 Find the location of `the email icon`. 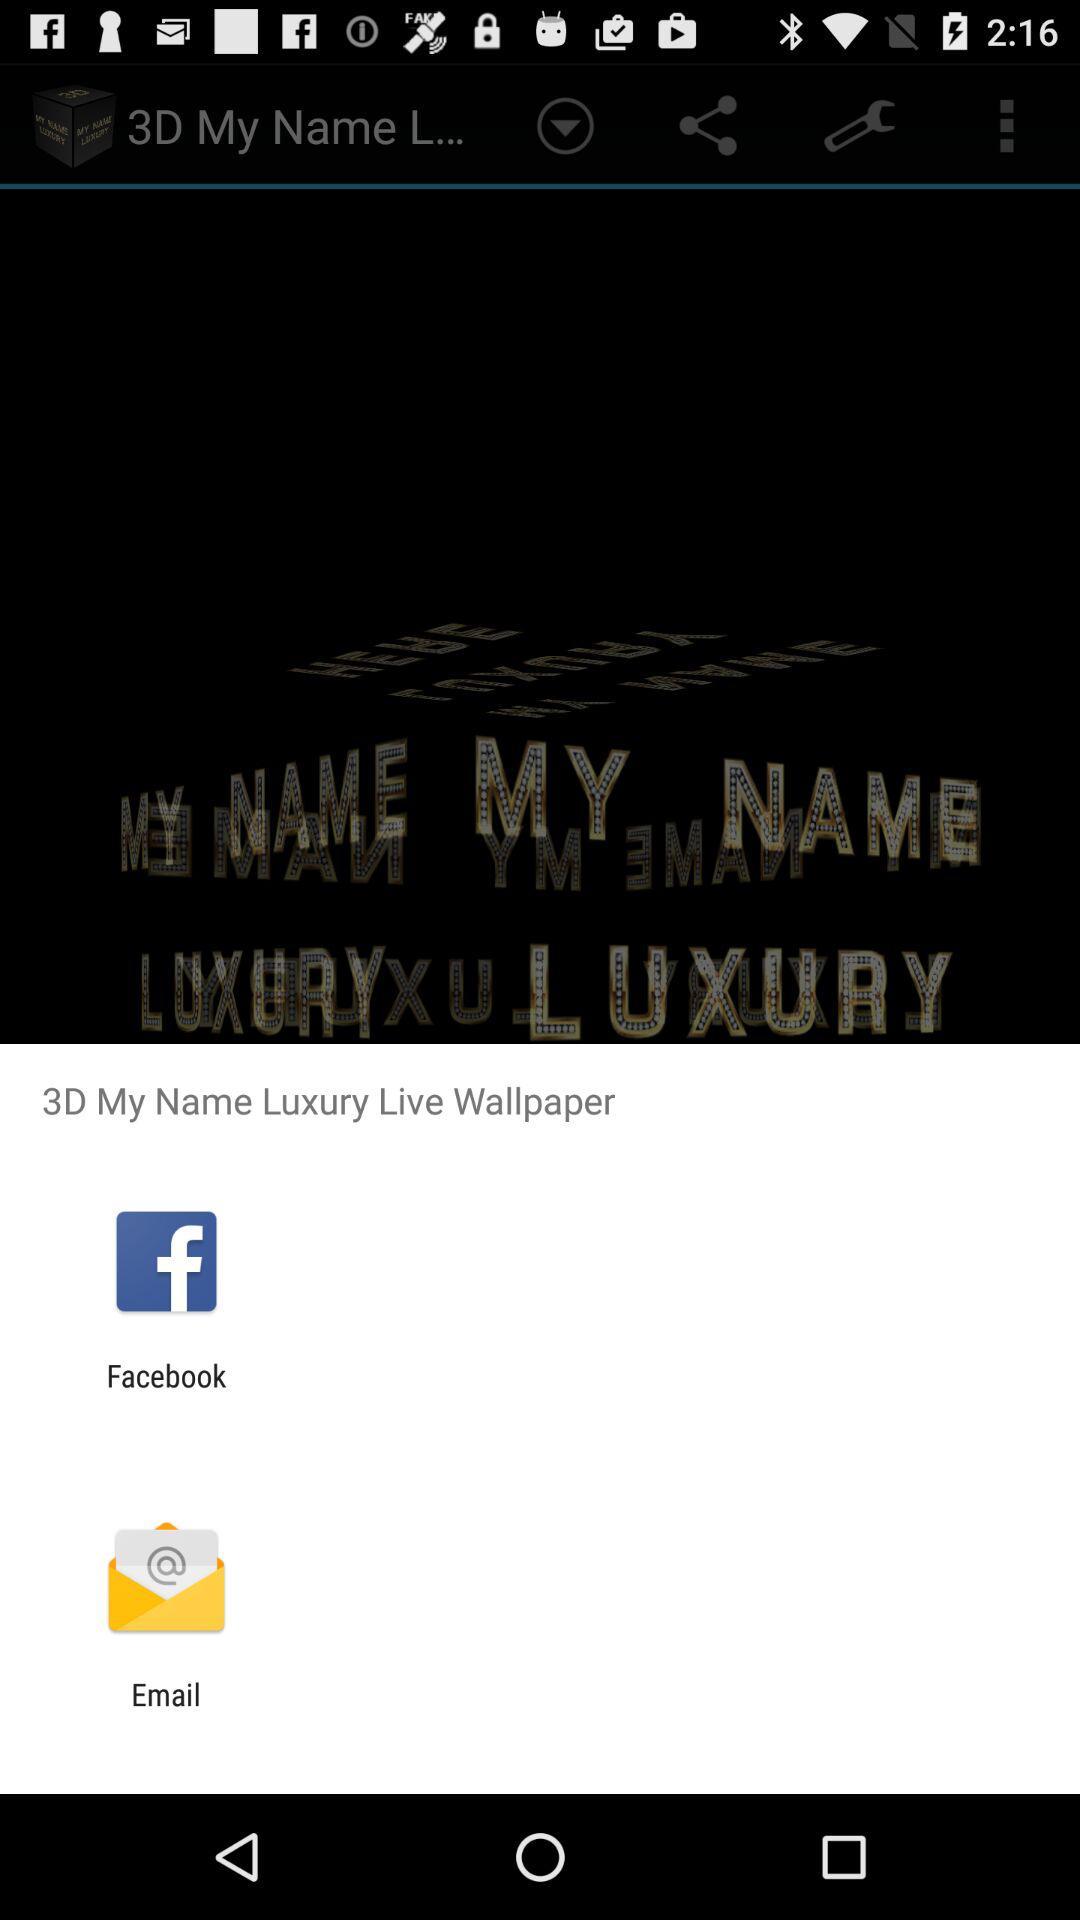

the email icon is located at coordinates (165, 1711).